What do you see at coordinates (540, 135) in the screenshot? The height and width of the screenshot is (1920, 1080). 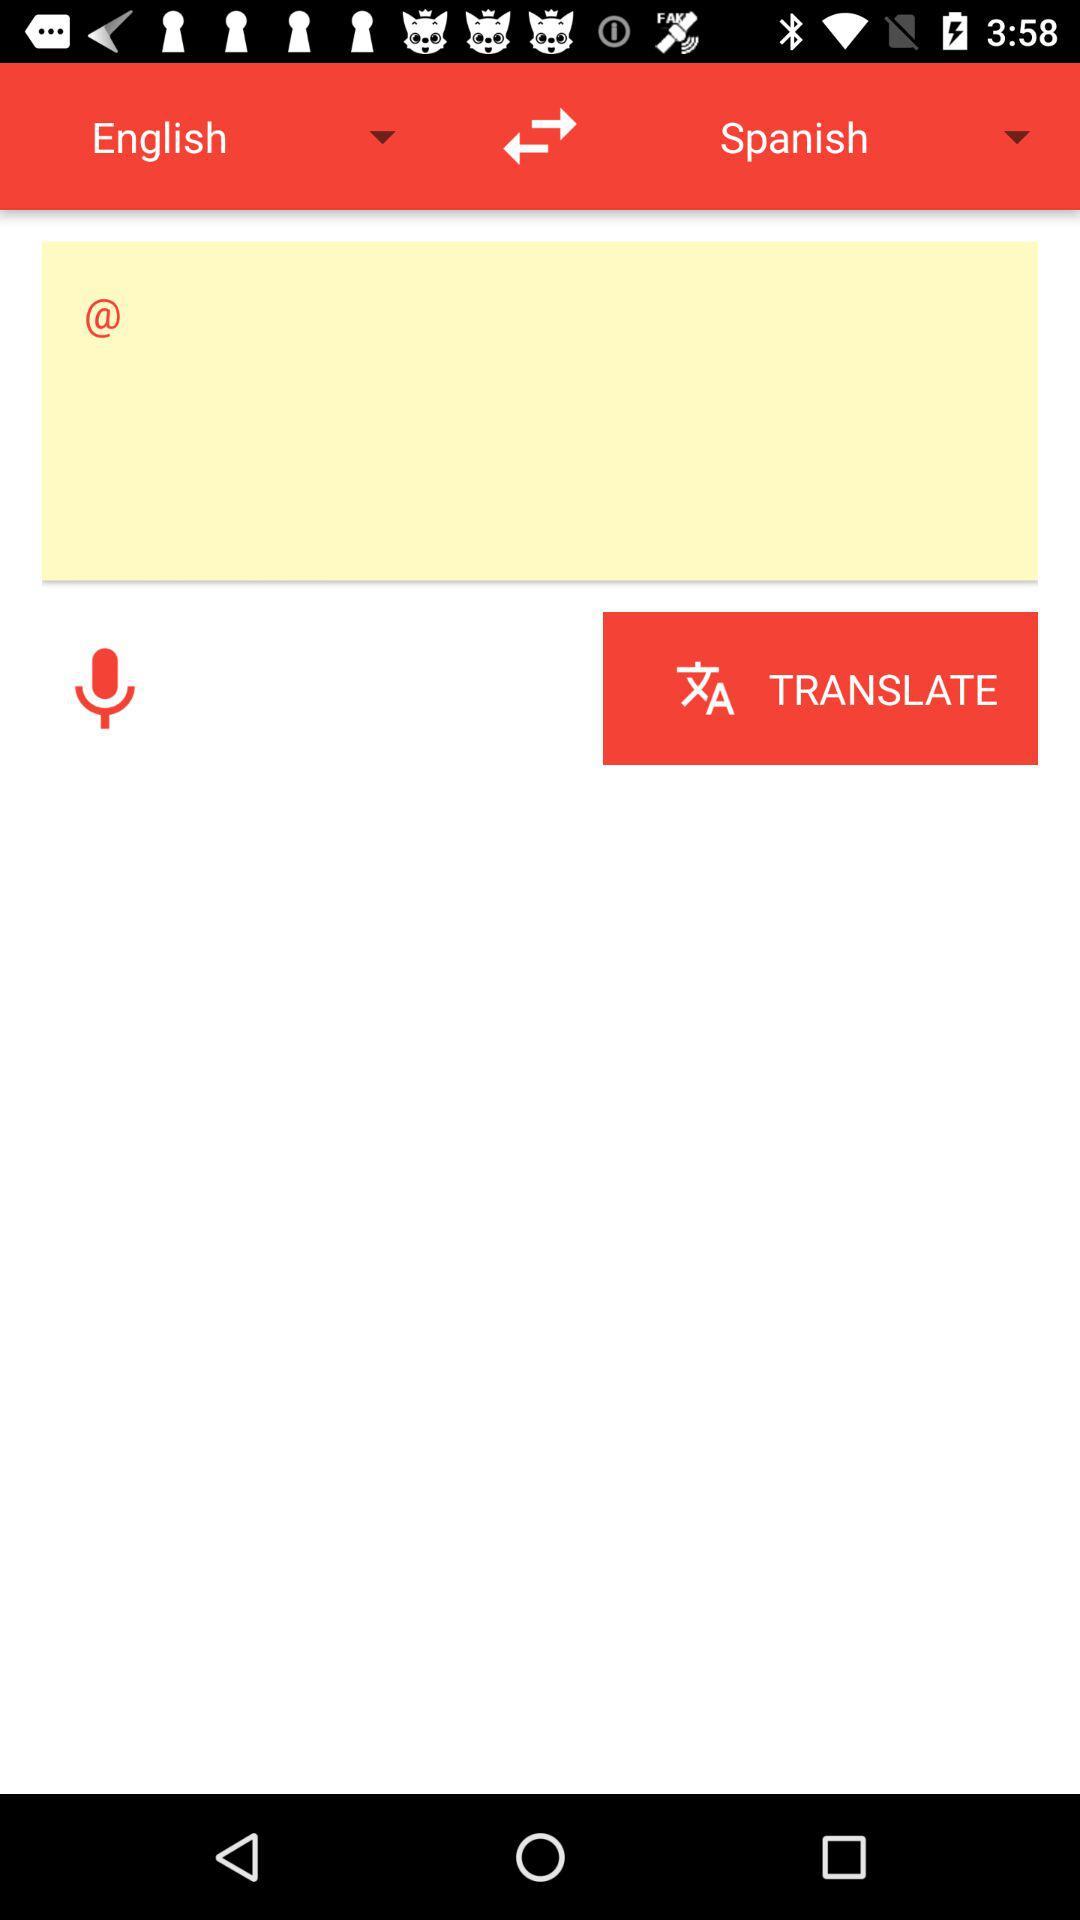 I see `switch languages` at bounding box center [540, 135].